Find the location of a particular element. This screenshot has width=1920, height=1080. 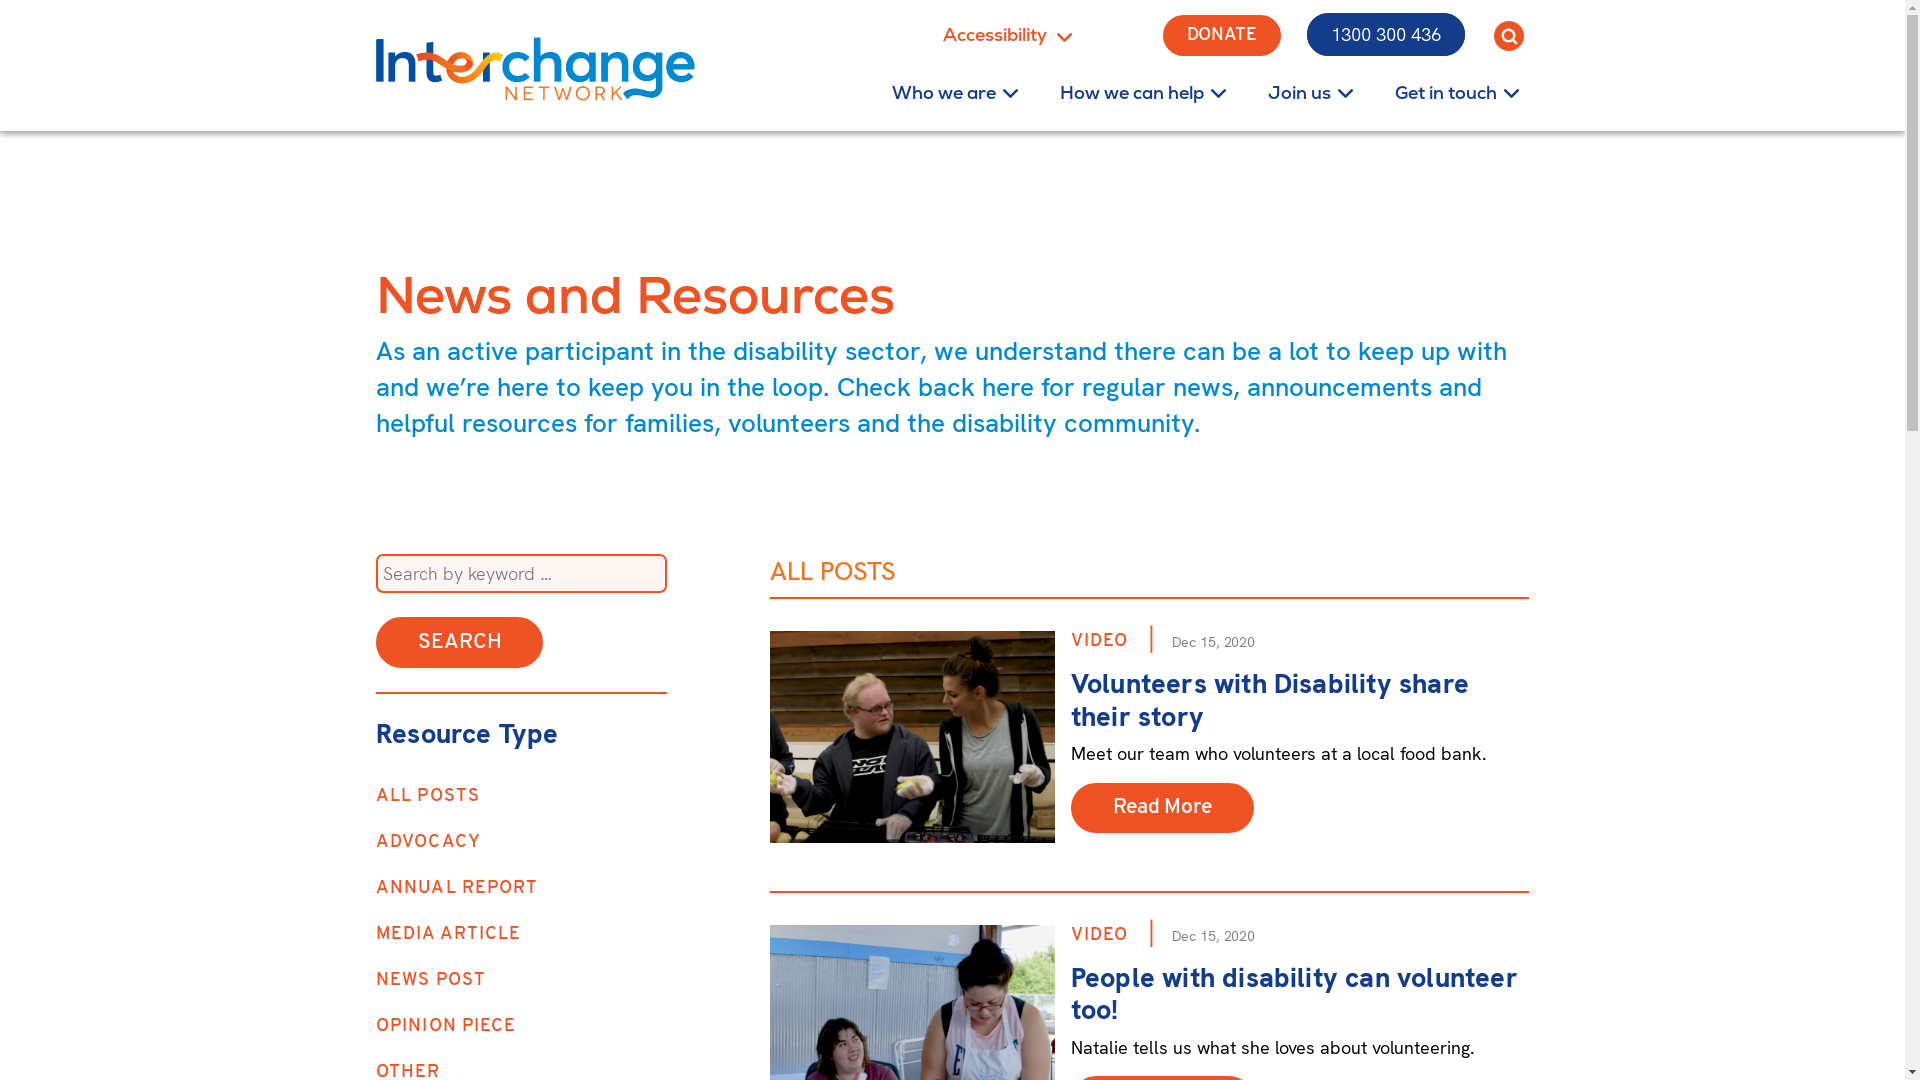

'Join us' is located at coordinates (1299, 92).